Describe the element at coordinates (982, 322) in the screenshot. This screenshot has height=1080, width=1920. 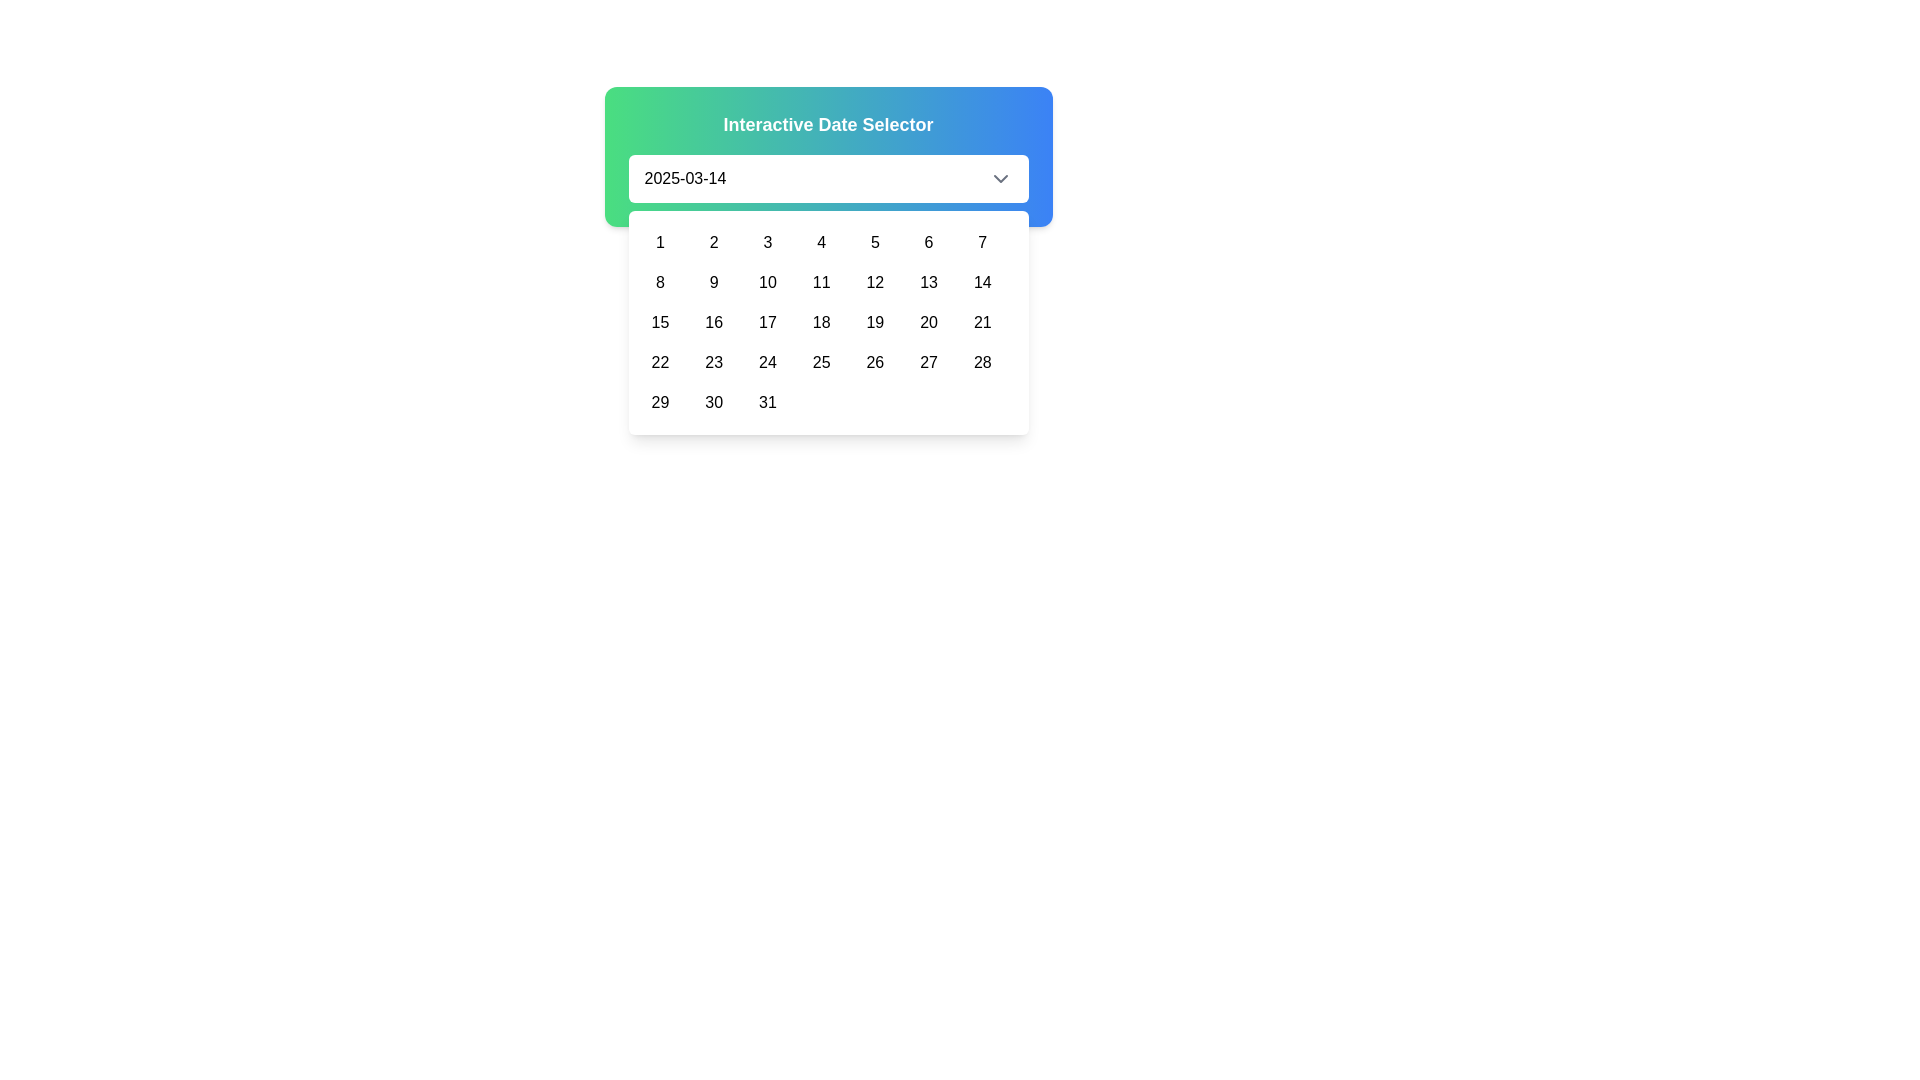
I see `the calendar date cell button displaying '21'` at that location.